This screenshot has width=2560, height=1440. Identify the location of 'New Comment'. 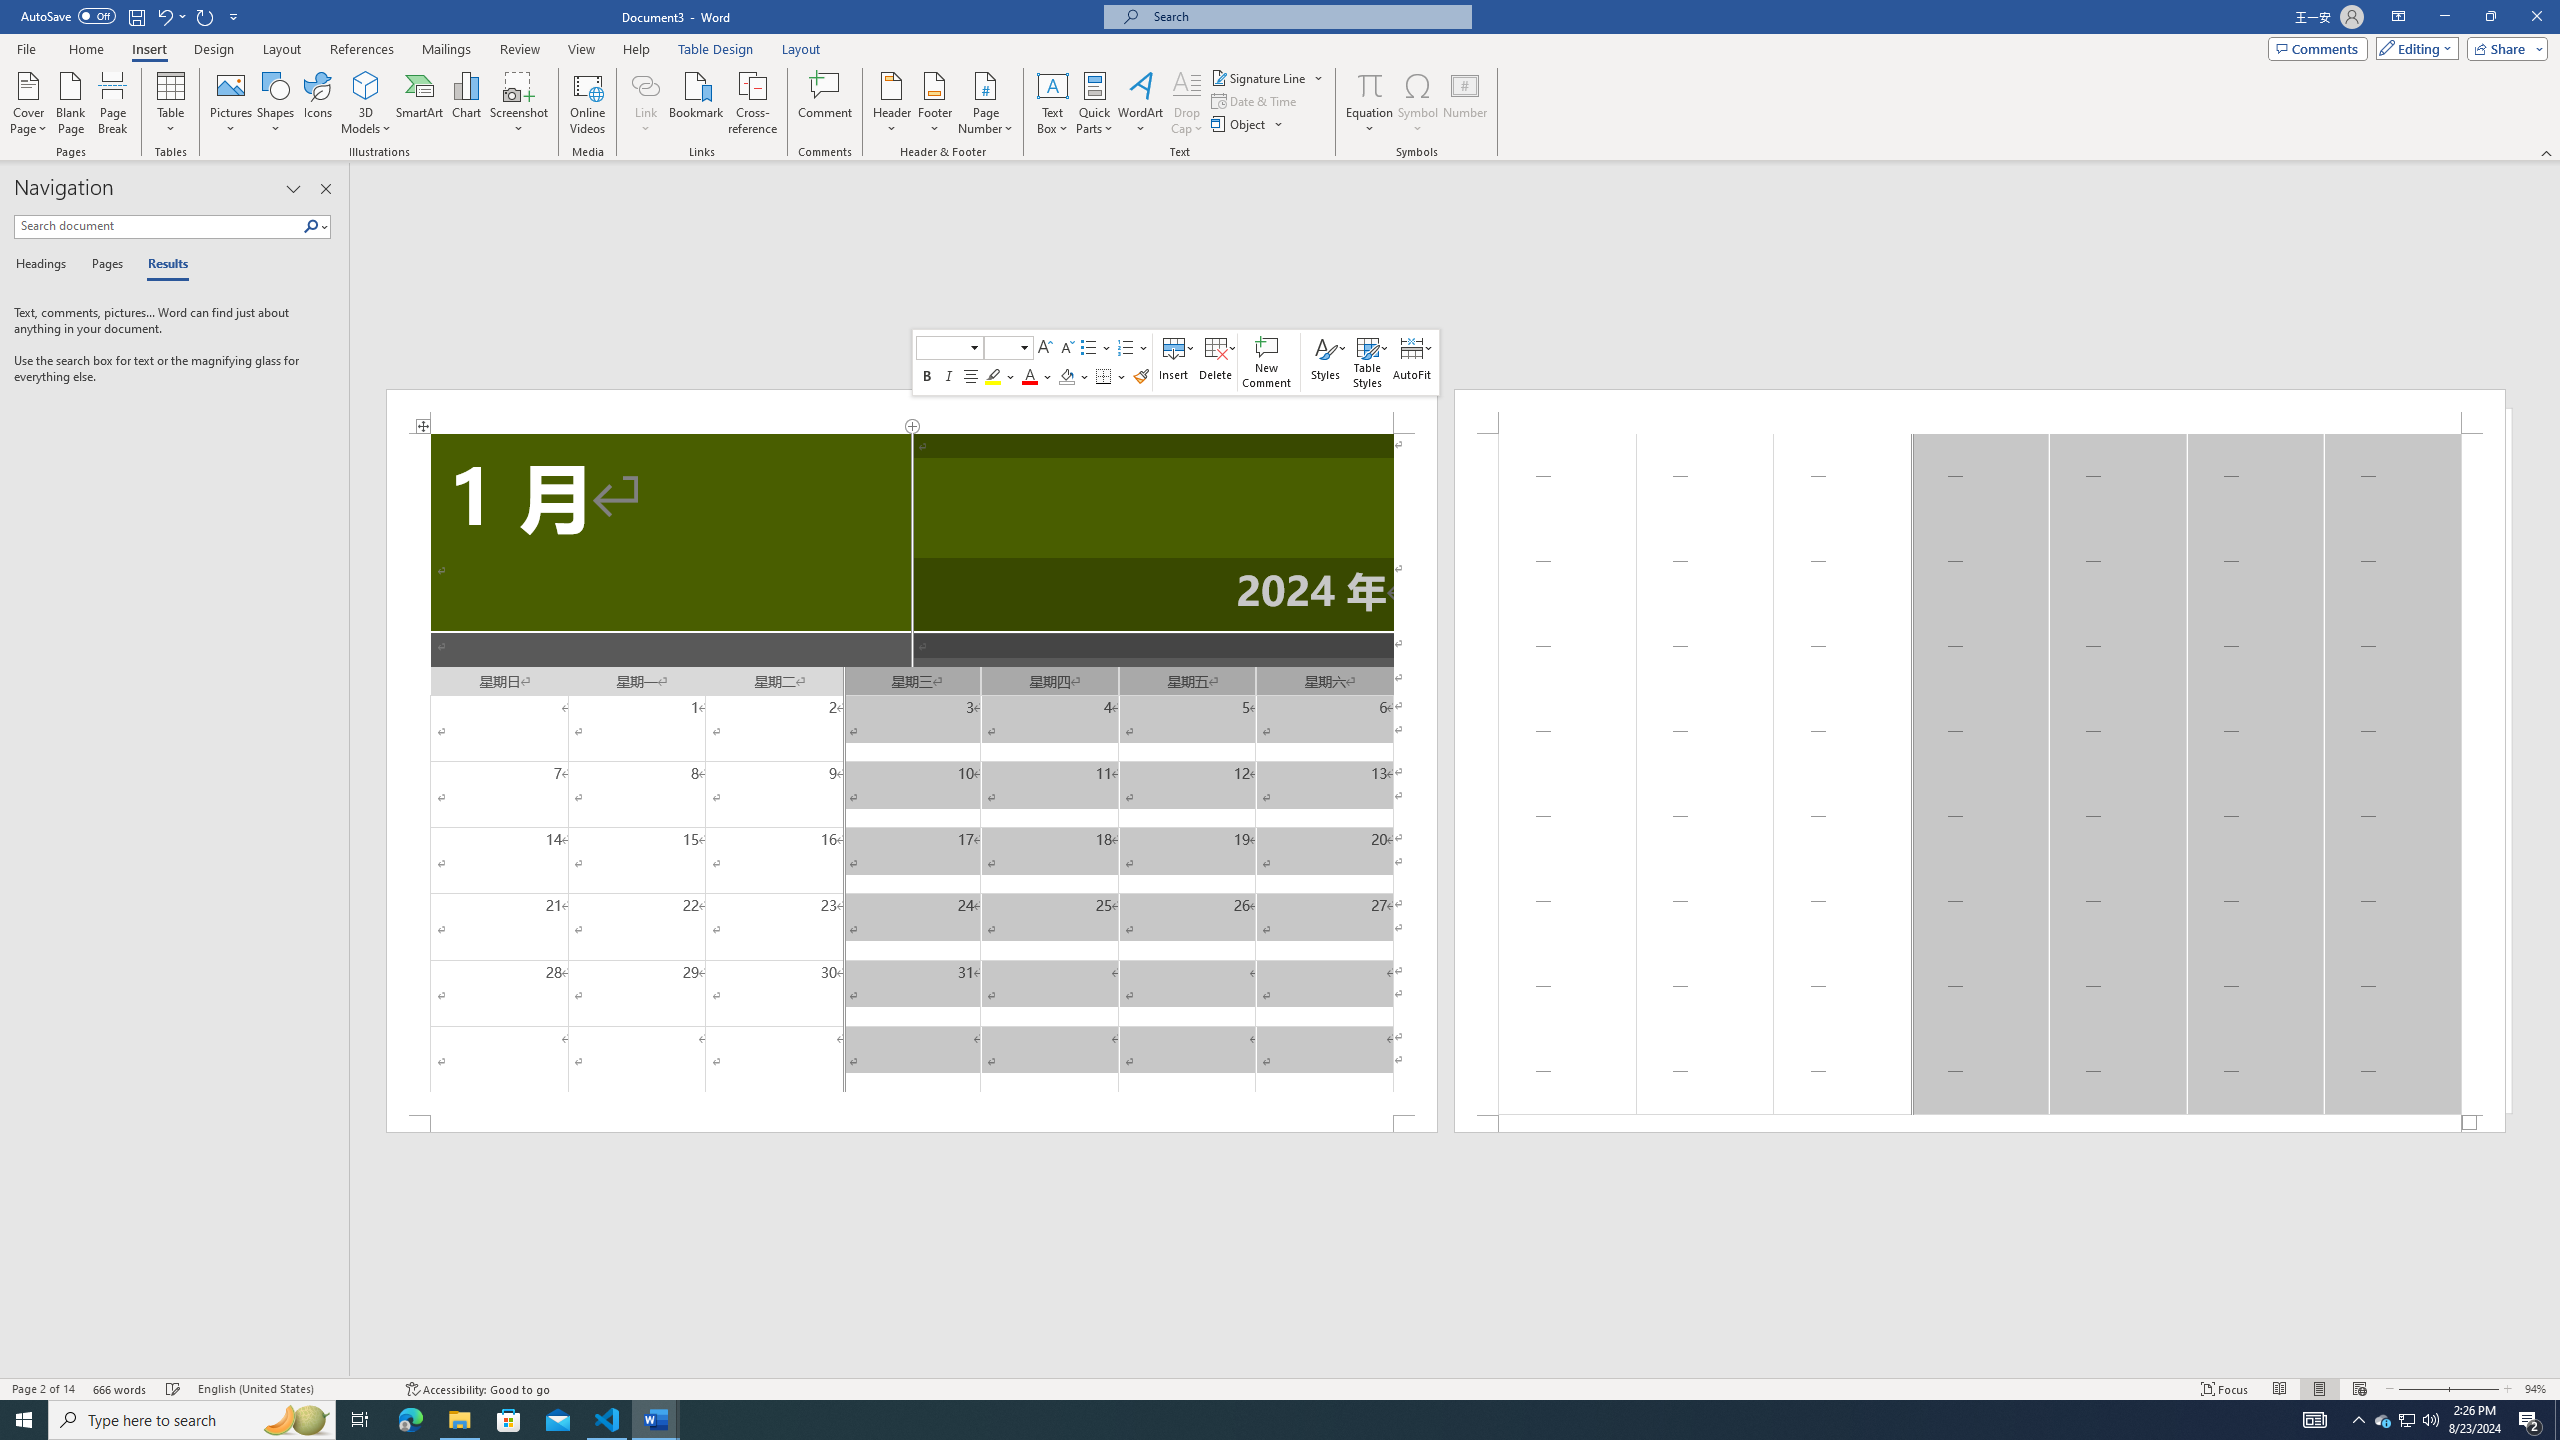
(1267, 361).